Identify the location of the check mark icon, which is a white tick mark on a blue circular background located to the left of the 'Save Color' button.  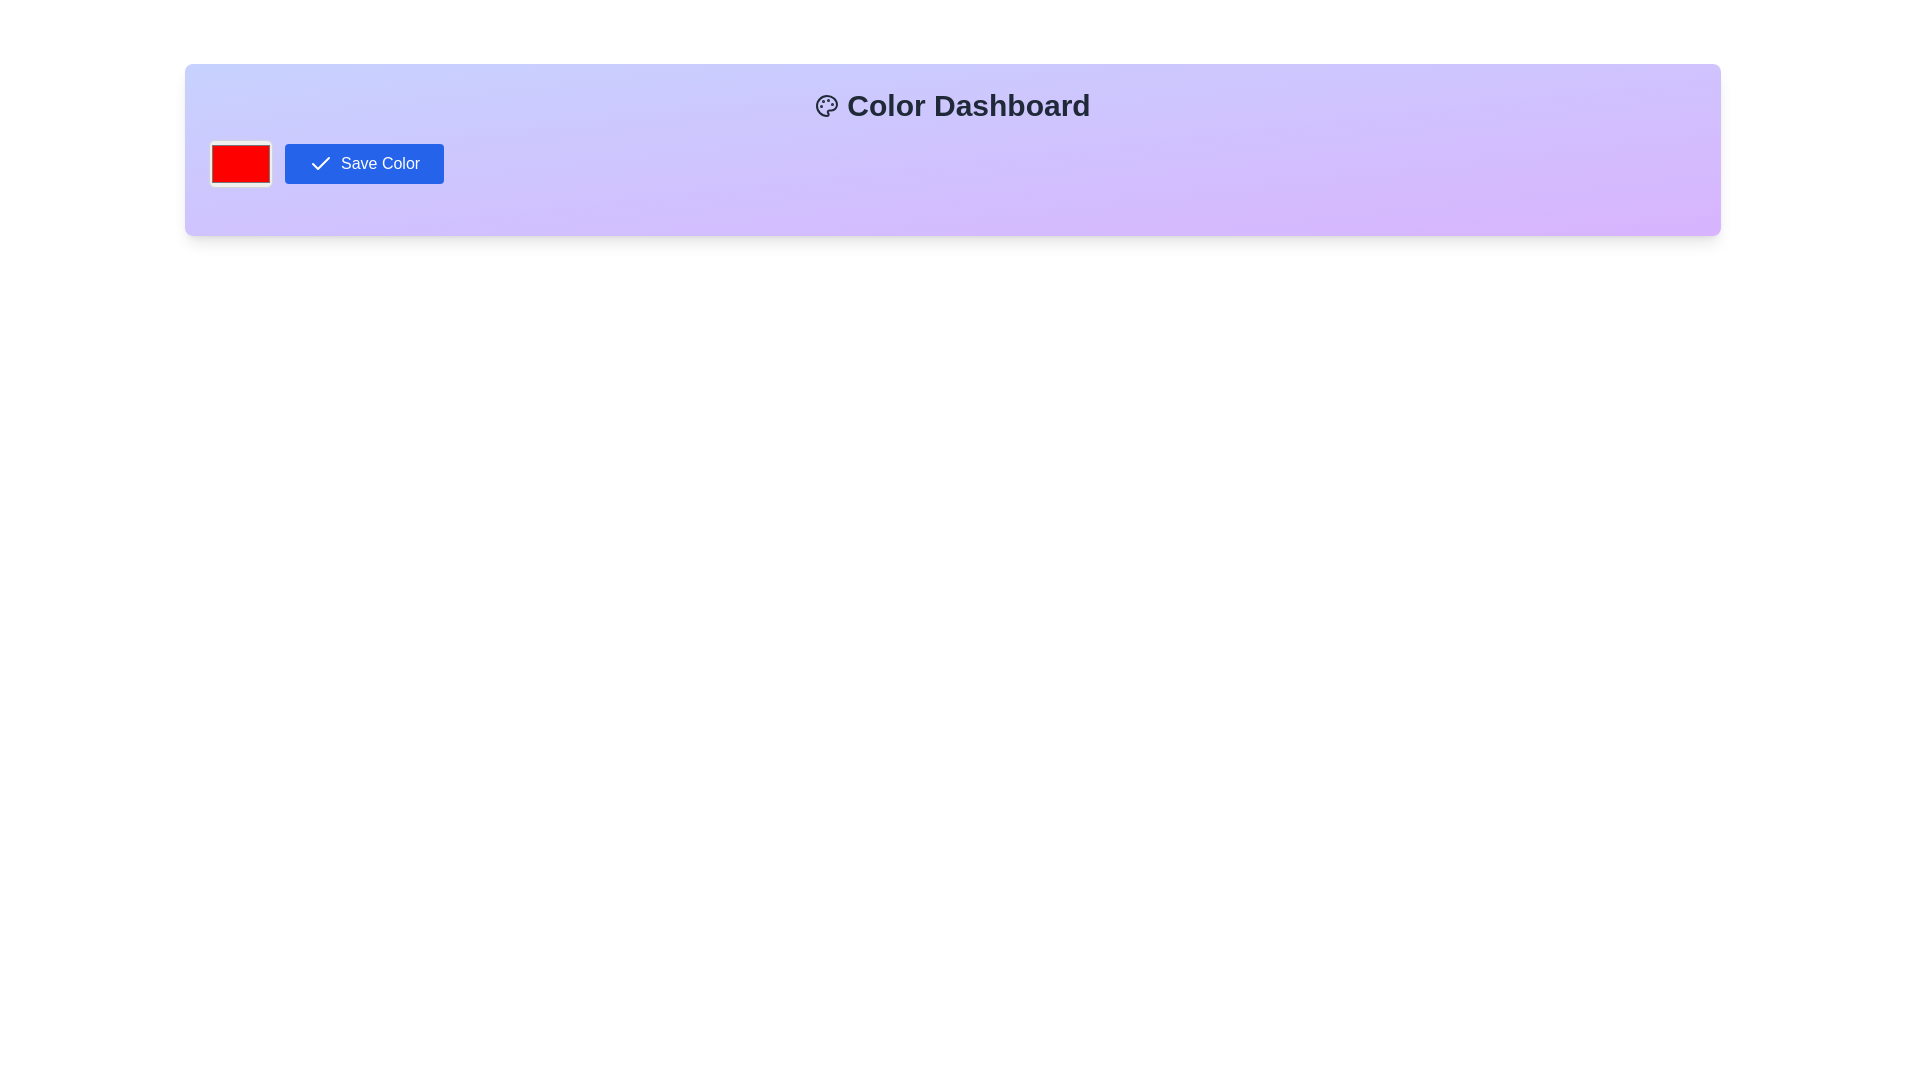
(321, 163).